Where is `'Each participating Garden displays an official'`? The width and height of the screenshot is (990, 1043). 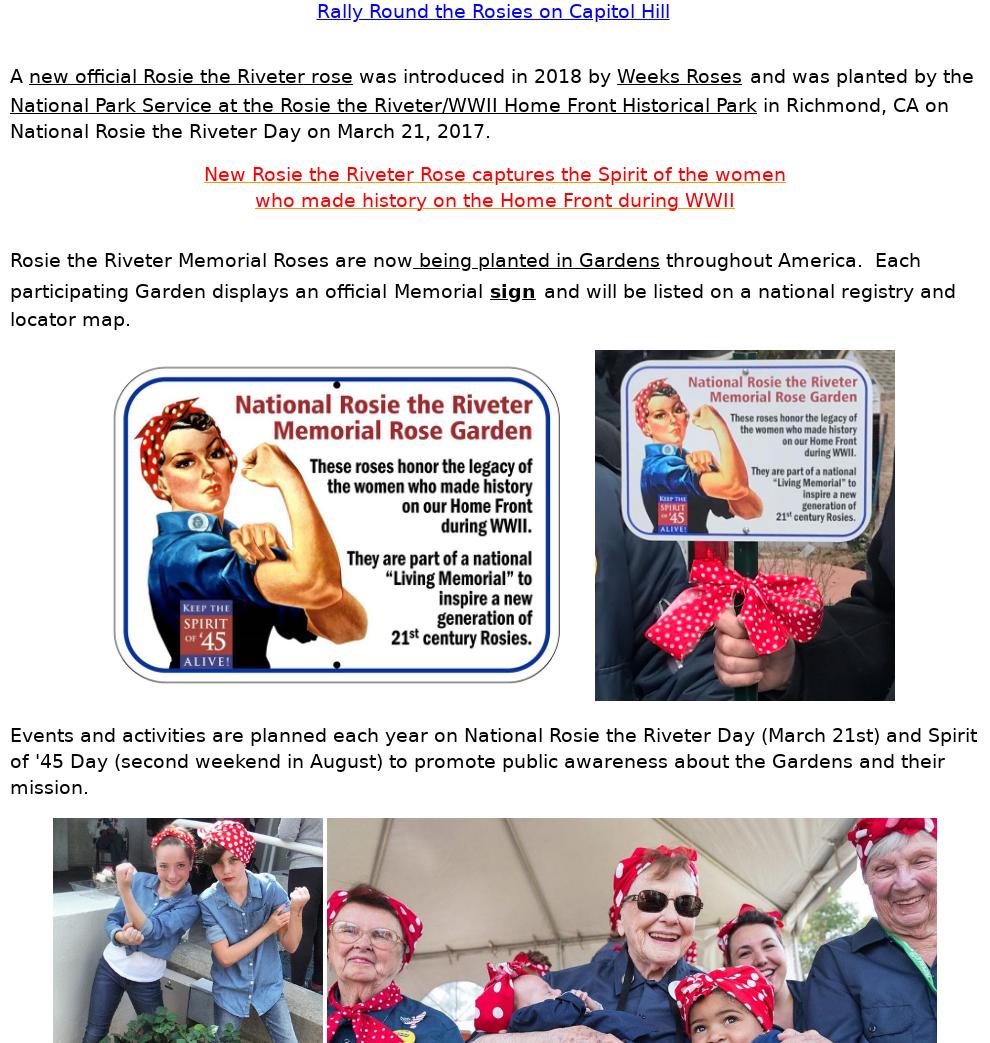
'Each participating Garden displays an official' is located at coordinates (8, 275).